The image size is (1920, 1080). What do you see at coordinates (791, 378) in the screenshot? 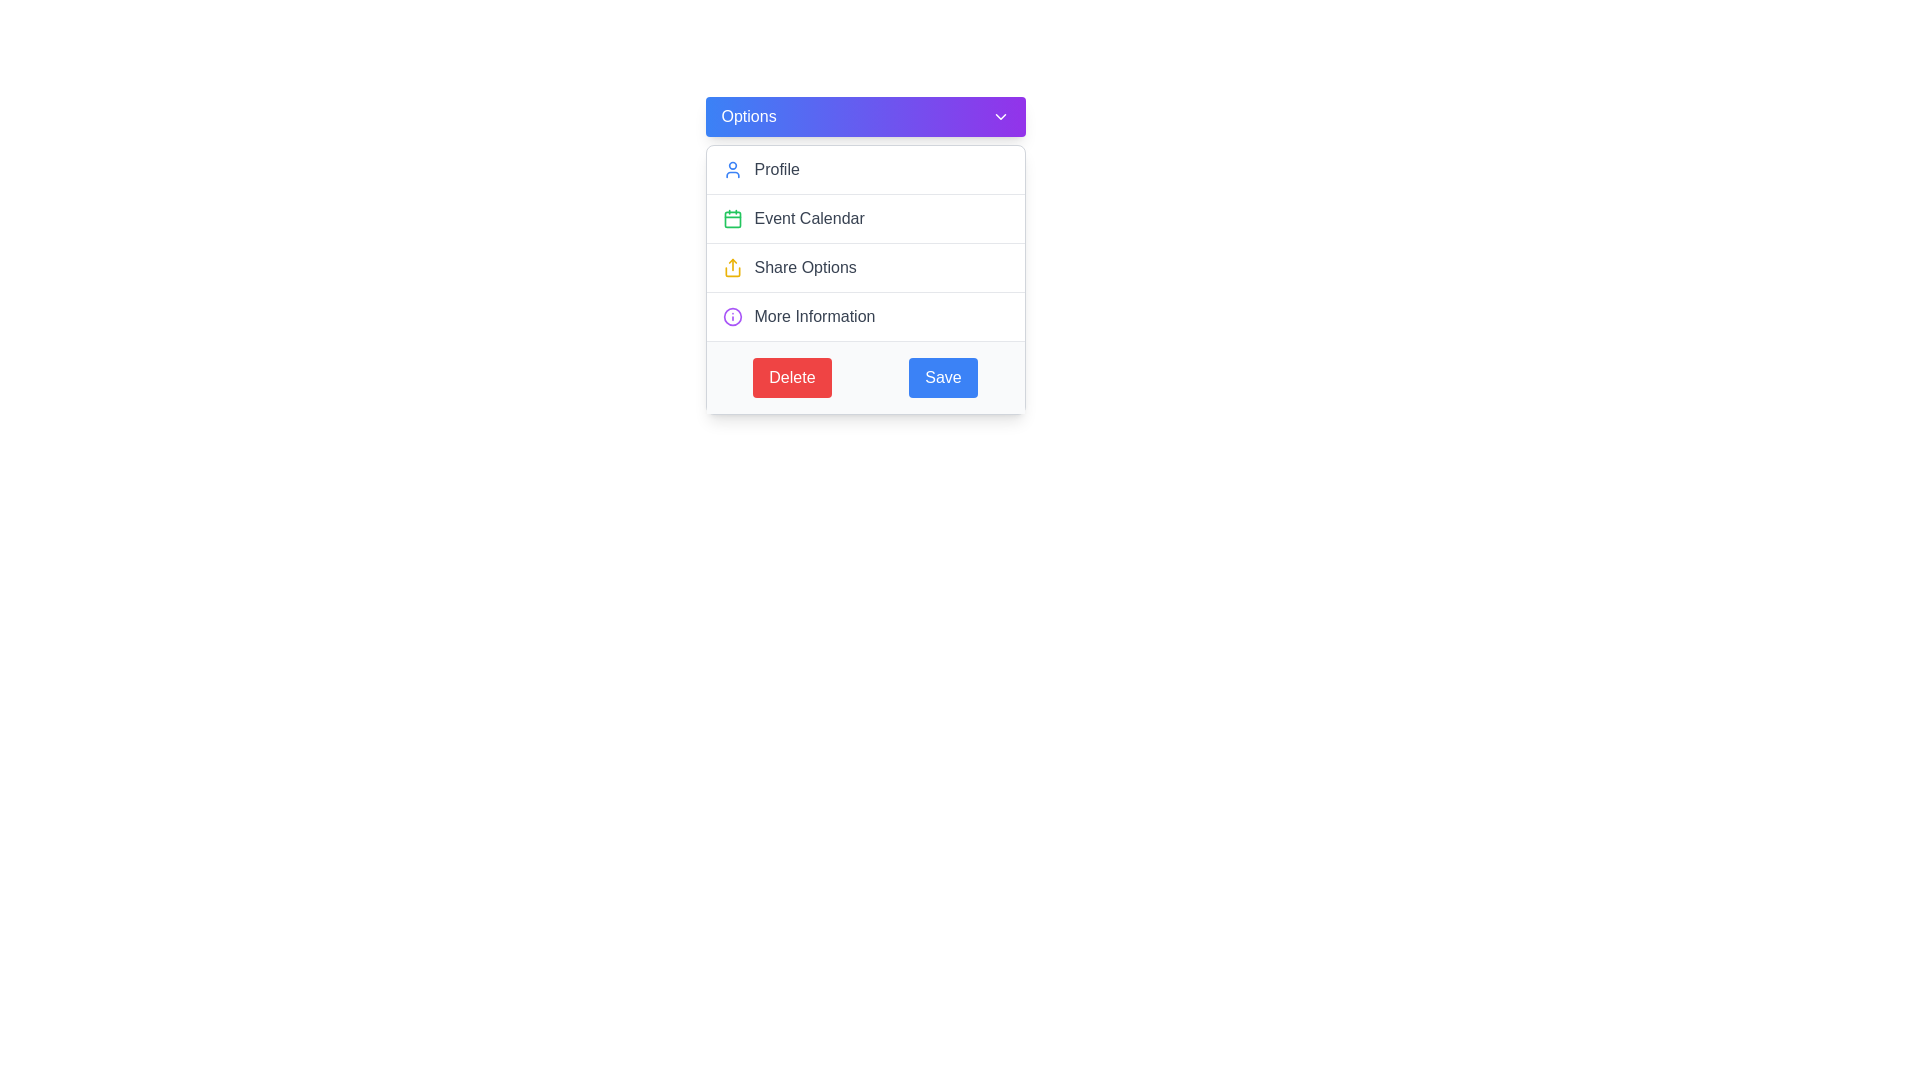
I see `the 'Delete' button` at bounding box center [791, 378].